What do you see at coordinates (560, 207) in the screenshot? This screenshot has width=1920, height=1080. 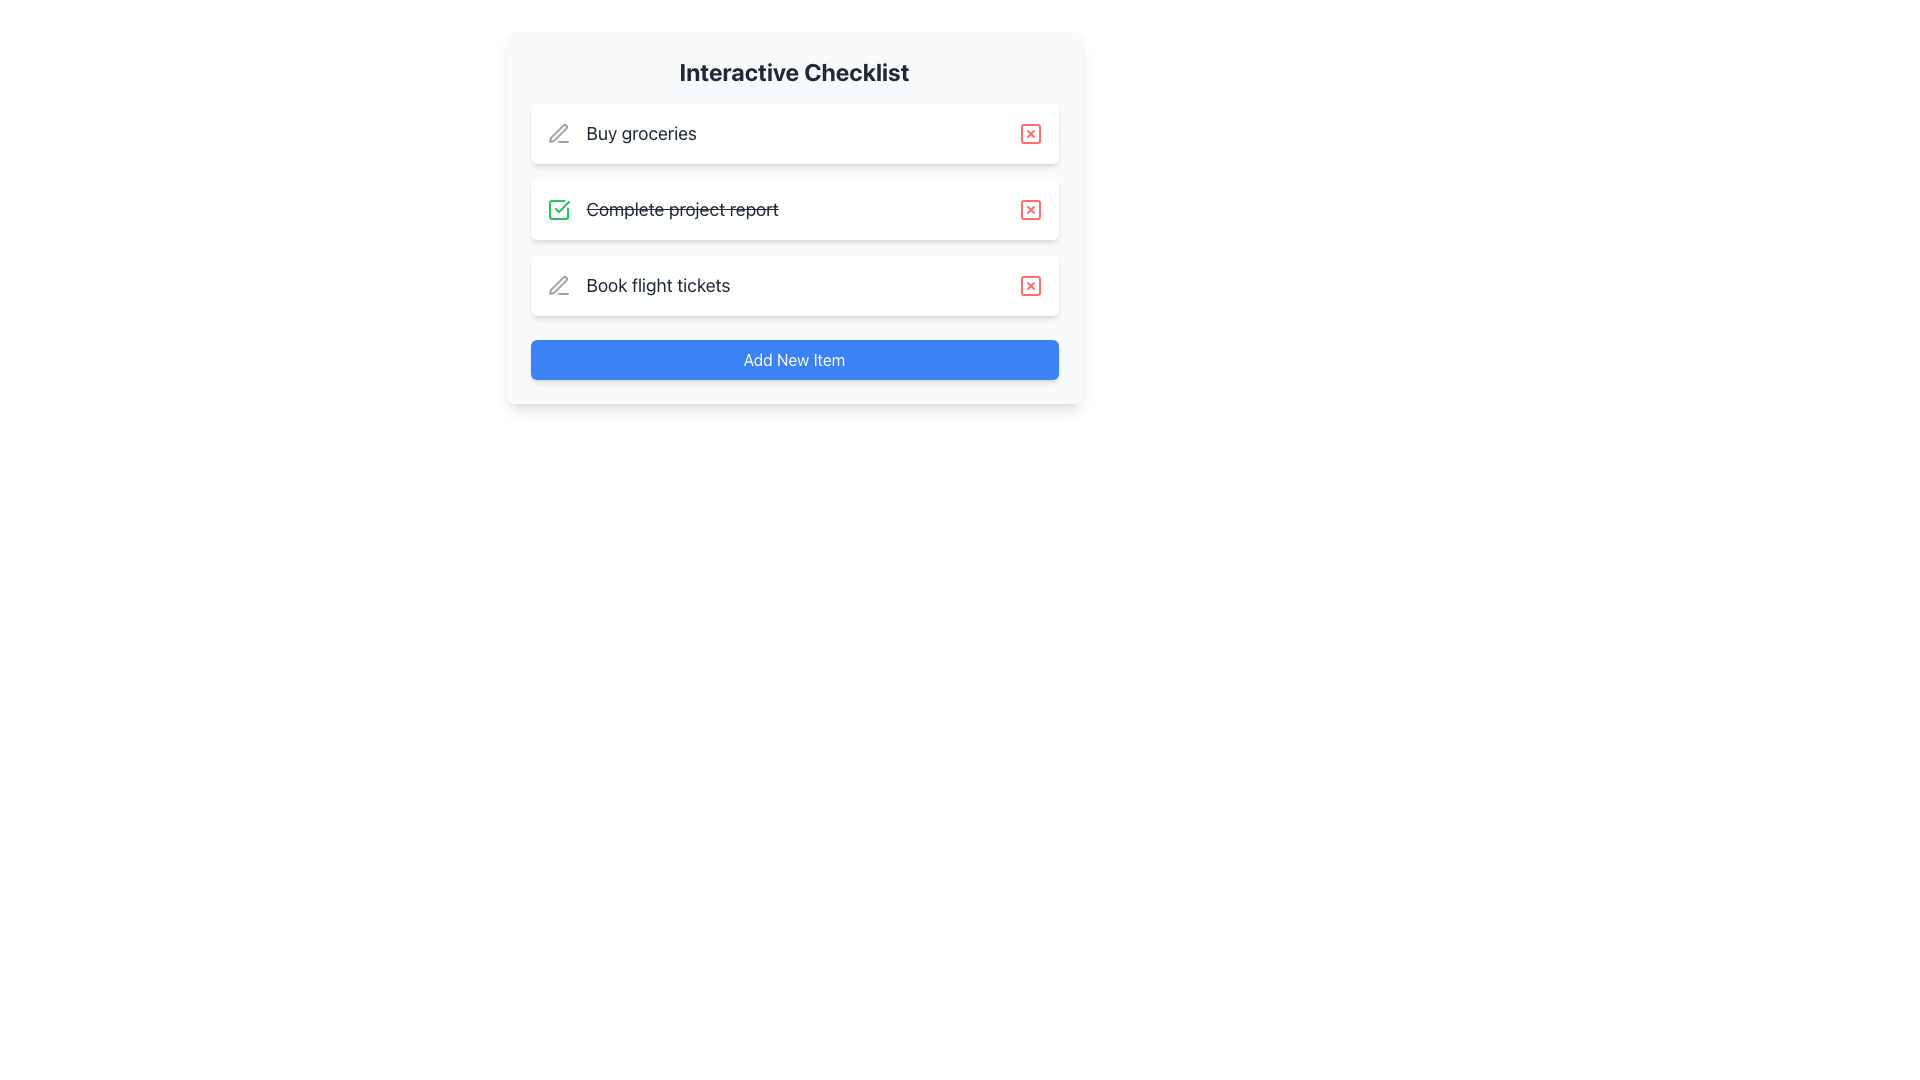 I see `the small green checkmark icon that signifies completion or approval, located to the left of the text 'Complete project report' in the second row of the list` at bounding box center [560, 207].